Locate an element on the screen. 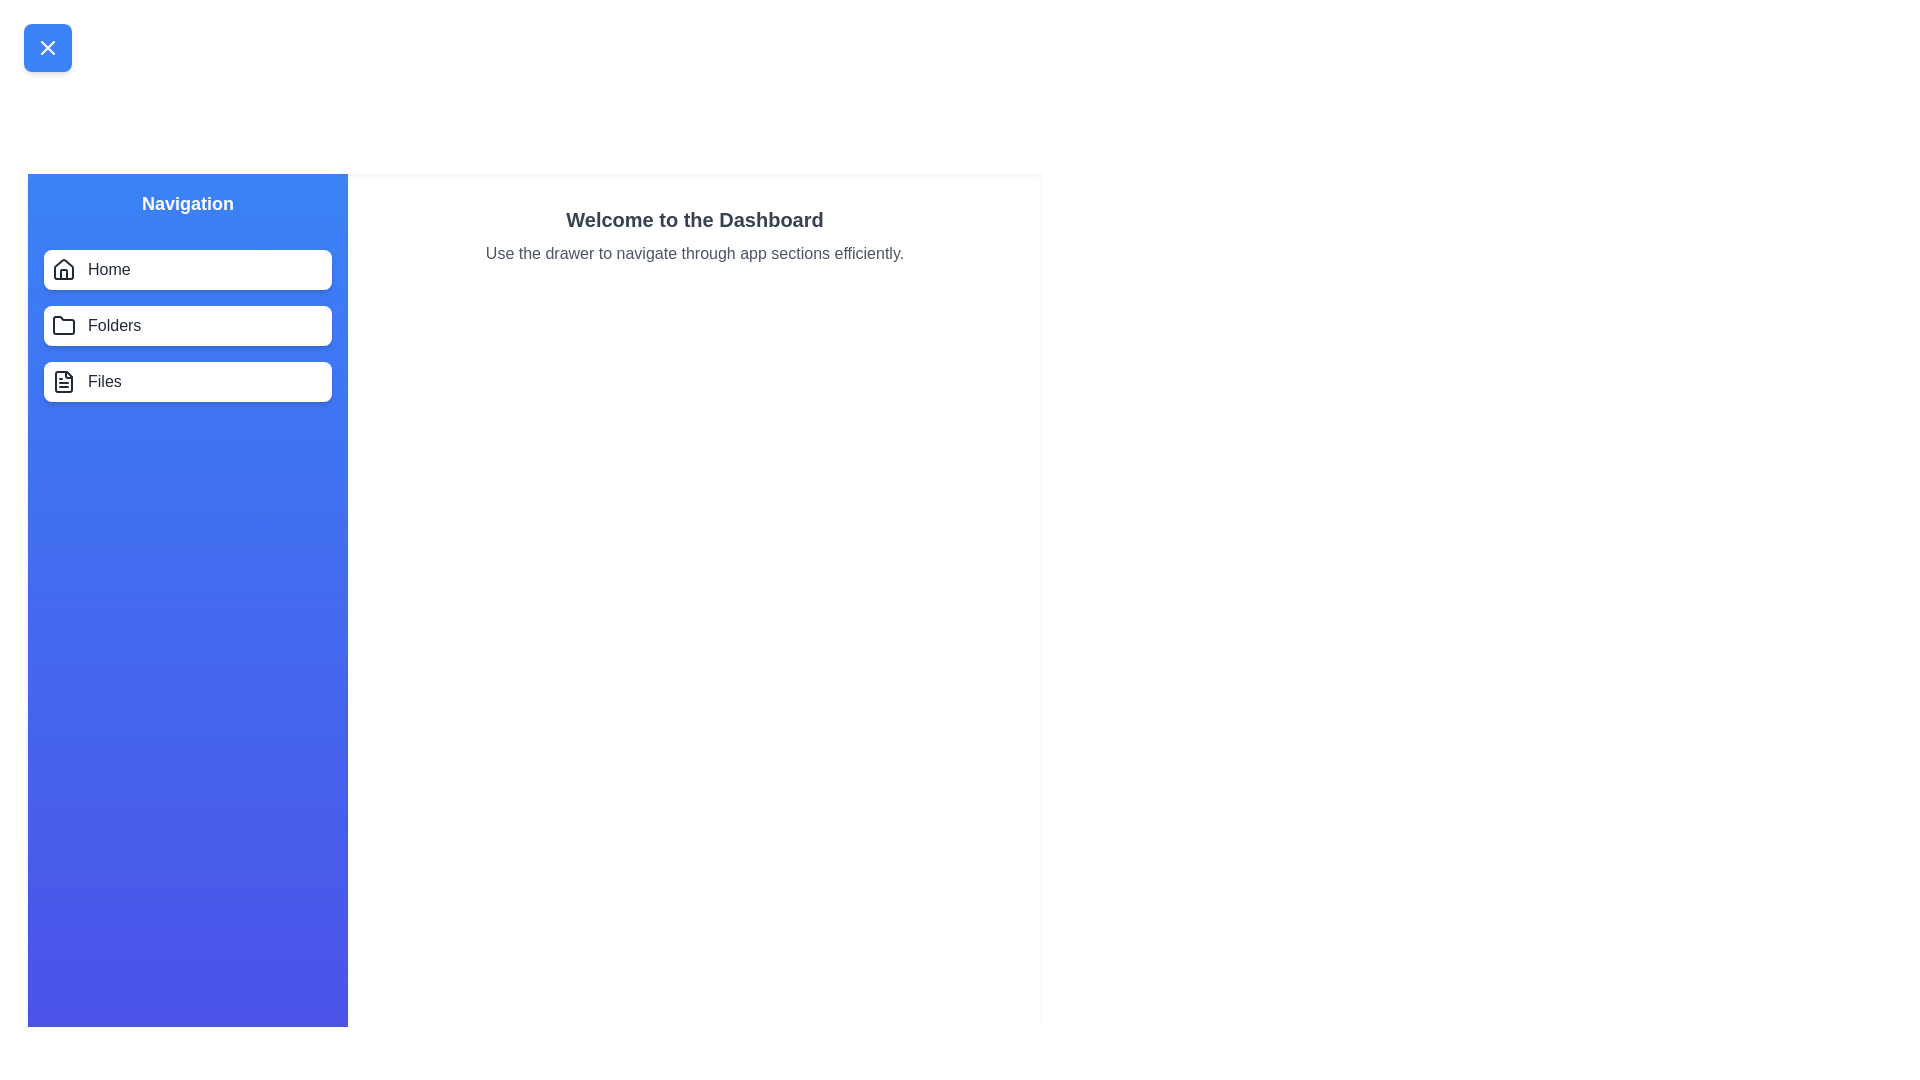 The image size is (1920, 1080). the menu item Files is located at coordinates (187, 381).